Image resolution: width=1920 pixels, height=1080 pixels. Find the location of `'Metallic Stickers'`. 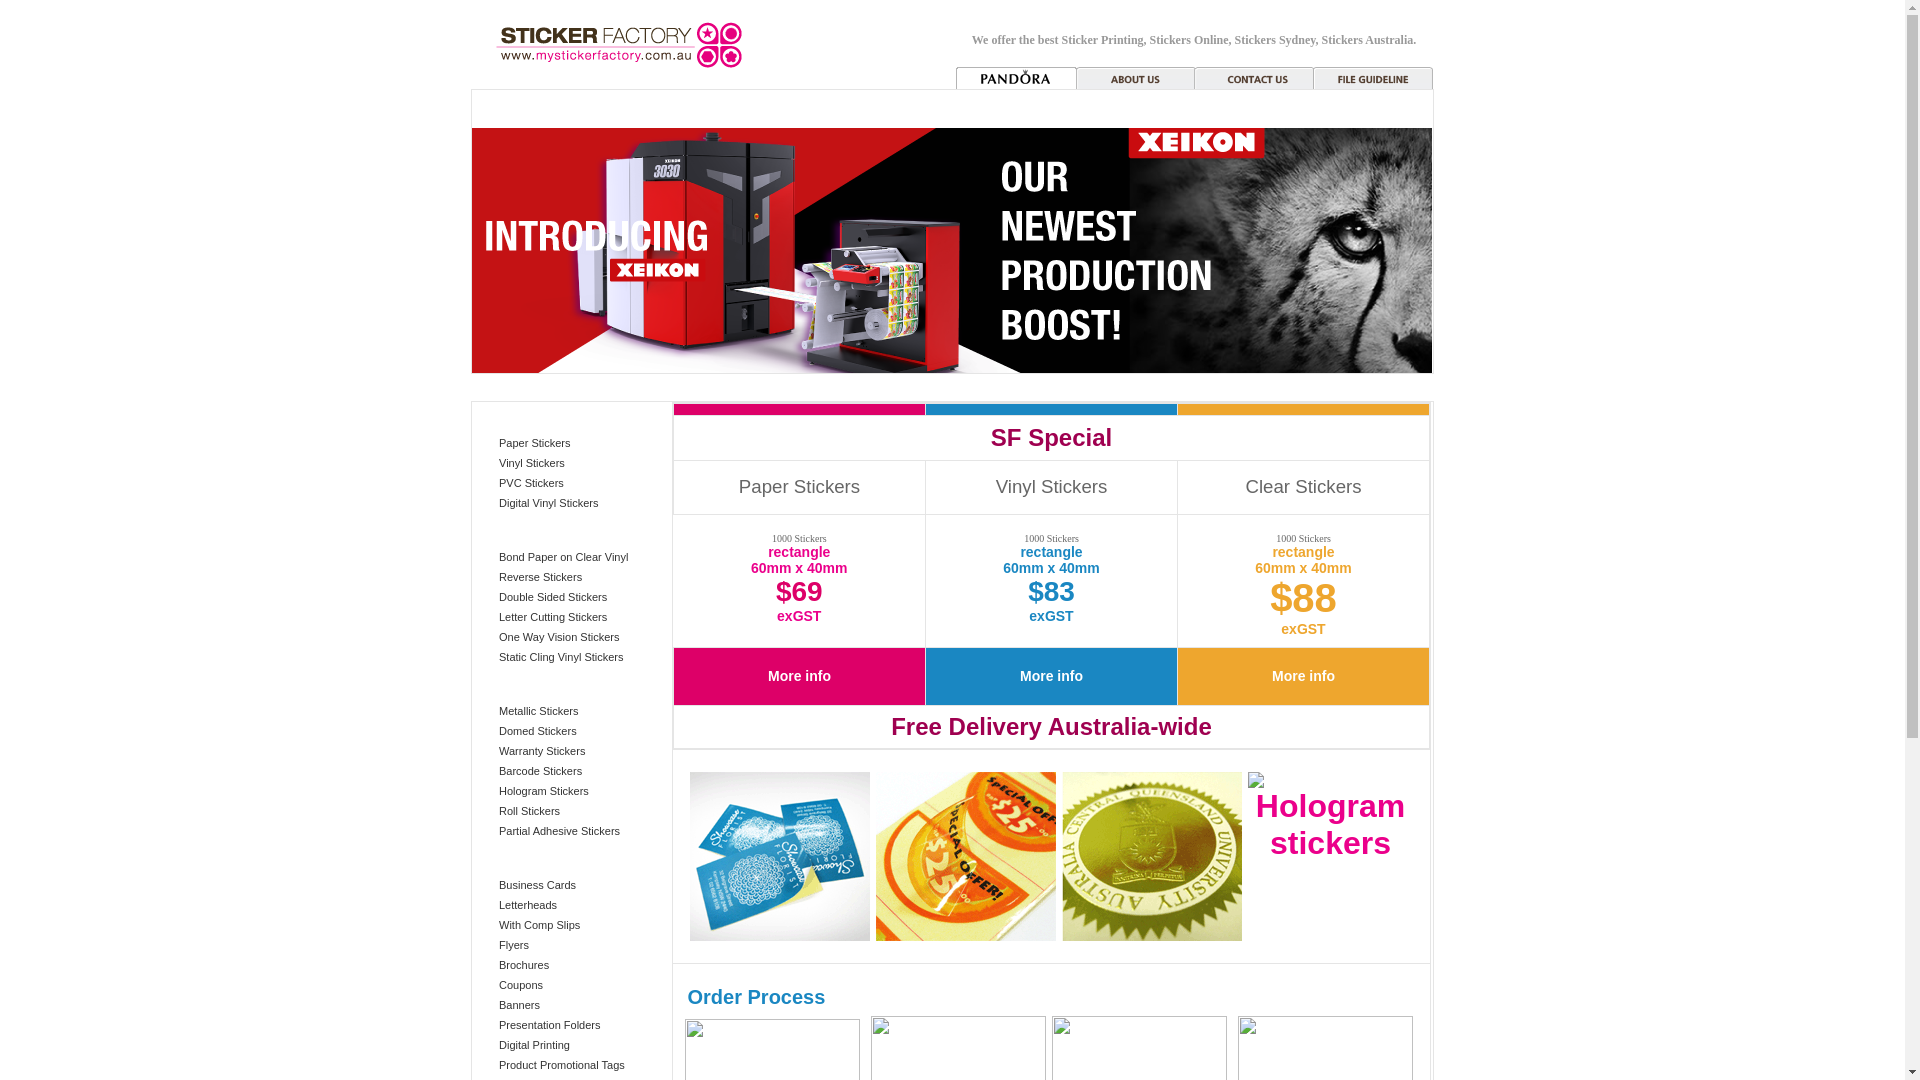

'Metallic Stickers' is located at coordinates (499, 709).